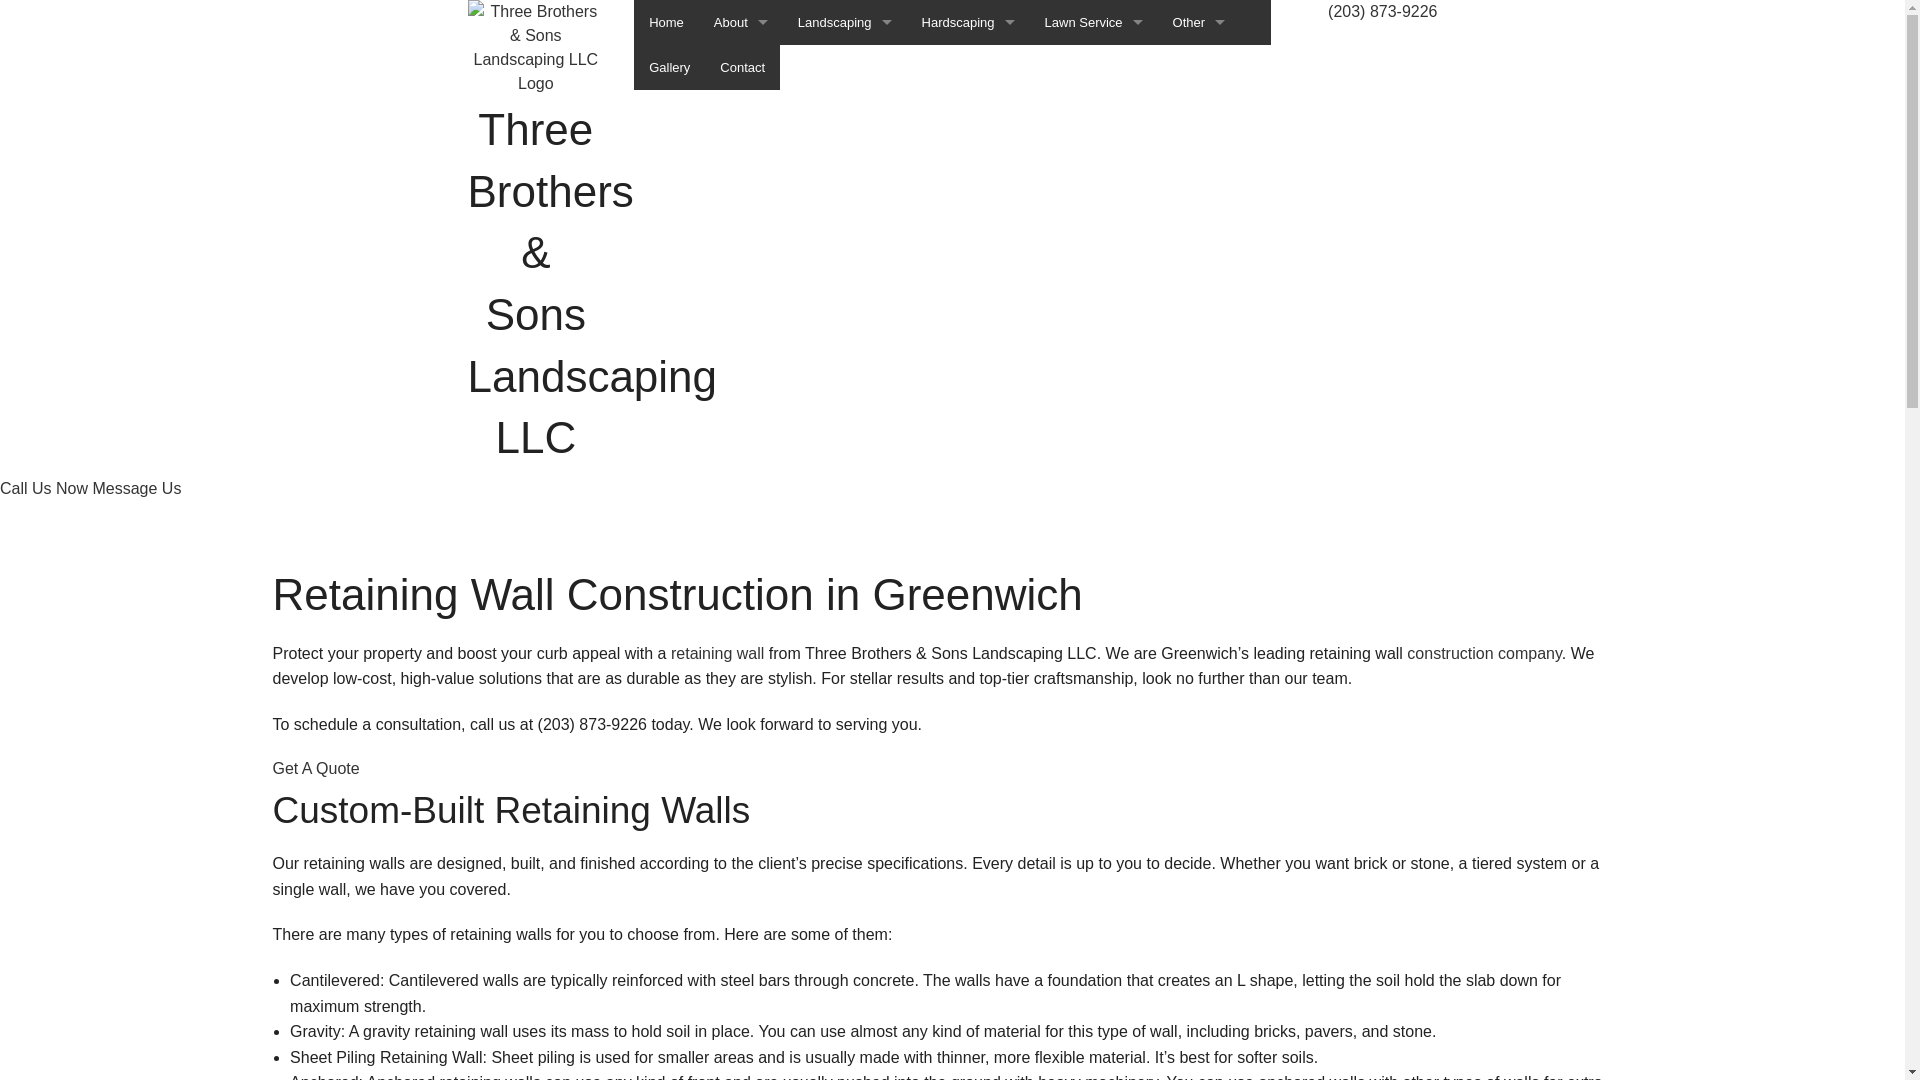 This screenshot has height=1080, width=1920. What do you see at coordinates (968, 202) in the screenshot?
I see `'Paver Installation'` at bounding box center [968, 202].